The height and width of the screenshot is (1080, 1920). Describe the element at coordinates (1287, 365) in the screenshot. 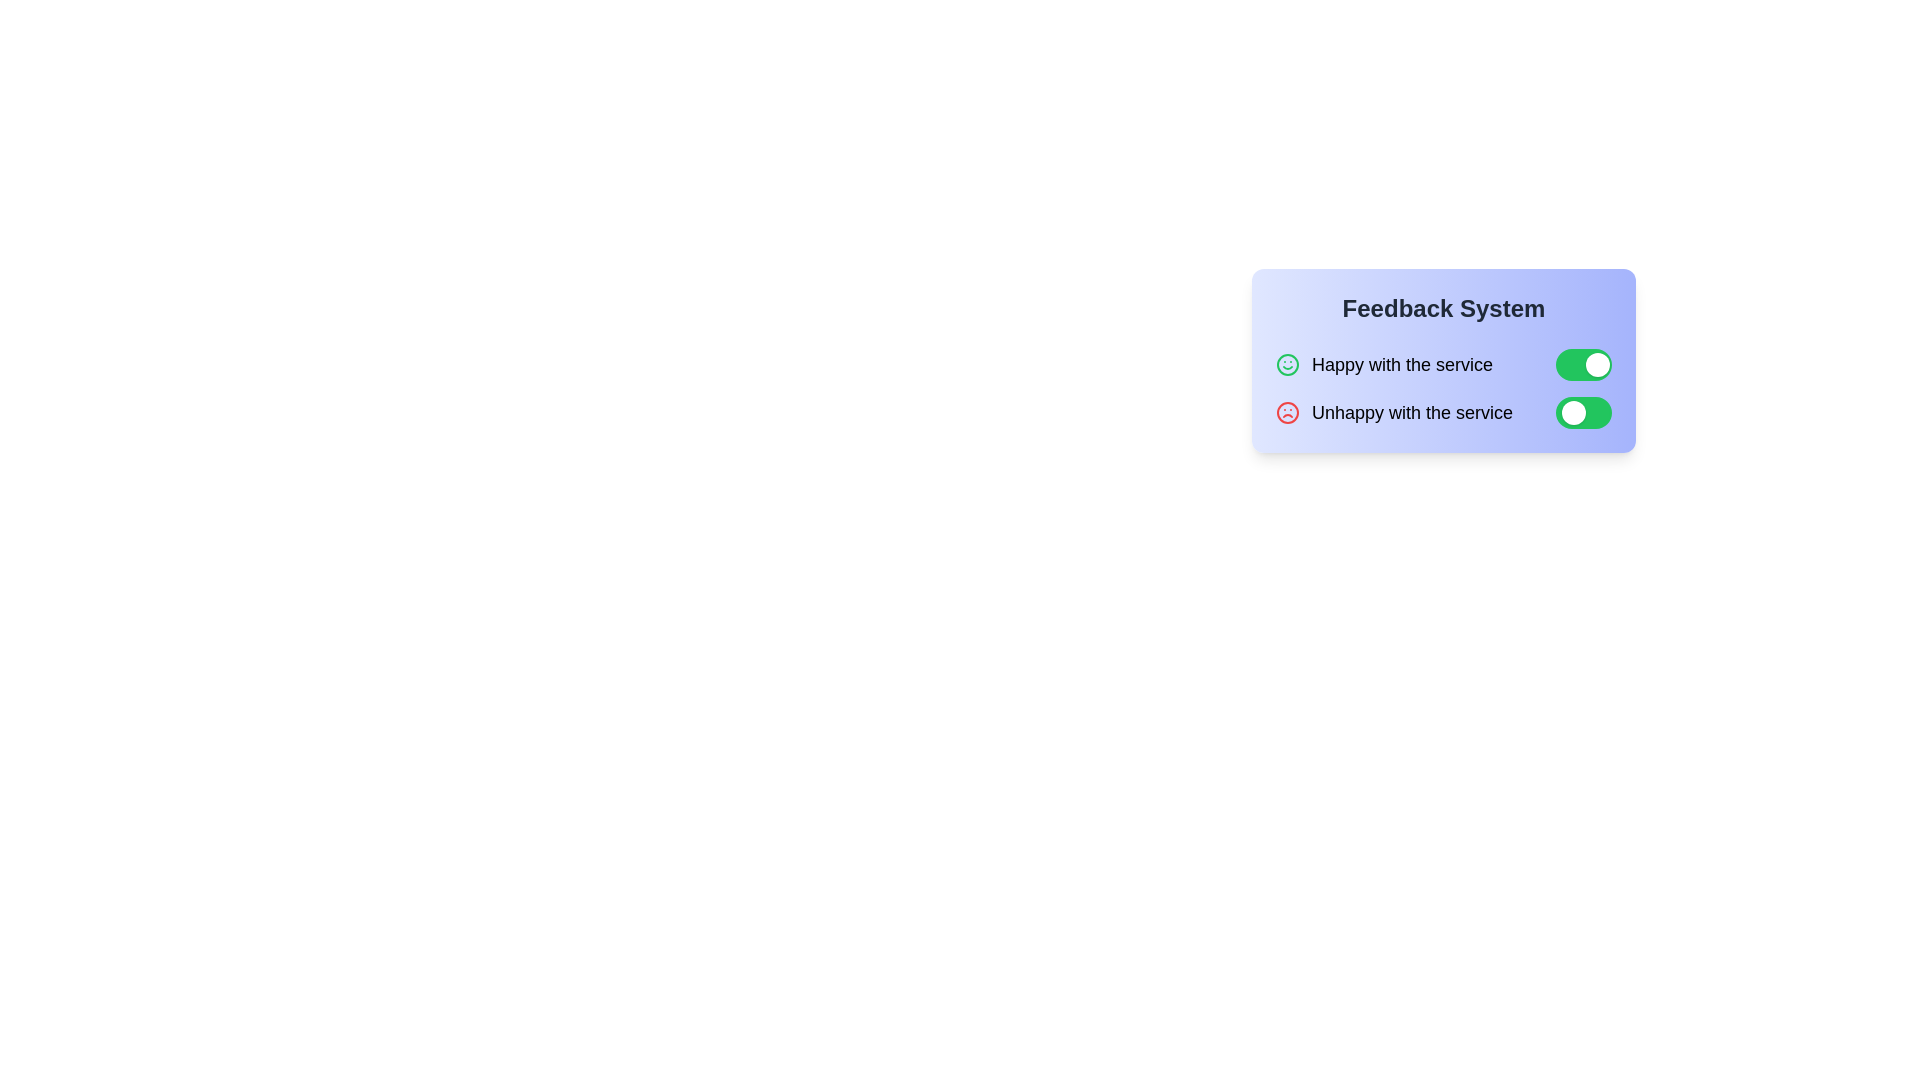

I see `the circular smiley-face icon with a green outline and eyes, located to the left of the text 'Happy with the service'` at that location.